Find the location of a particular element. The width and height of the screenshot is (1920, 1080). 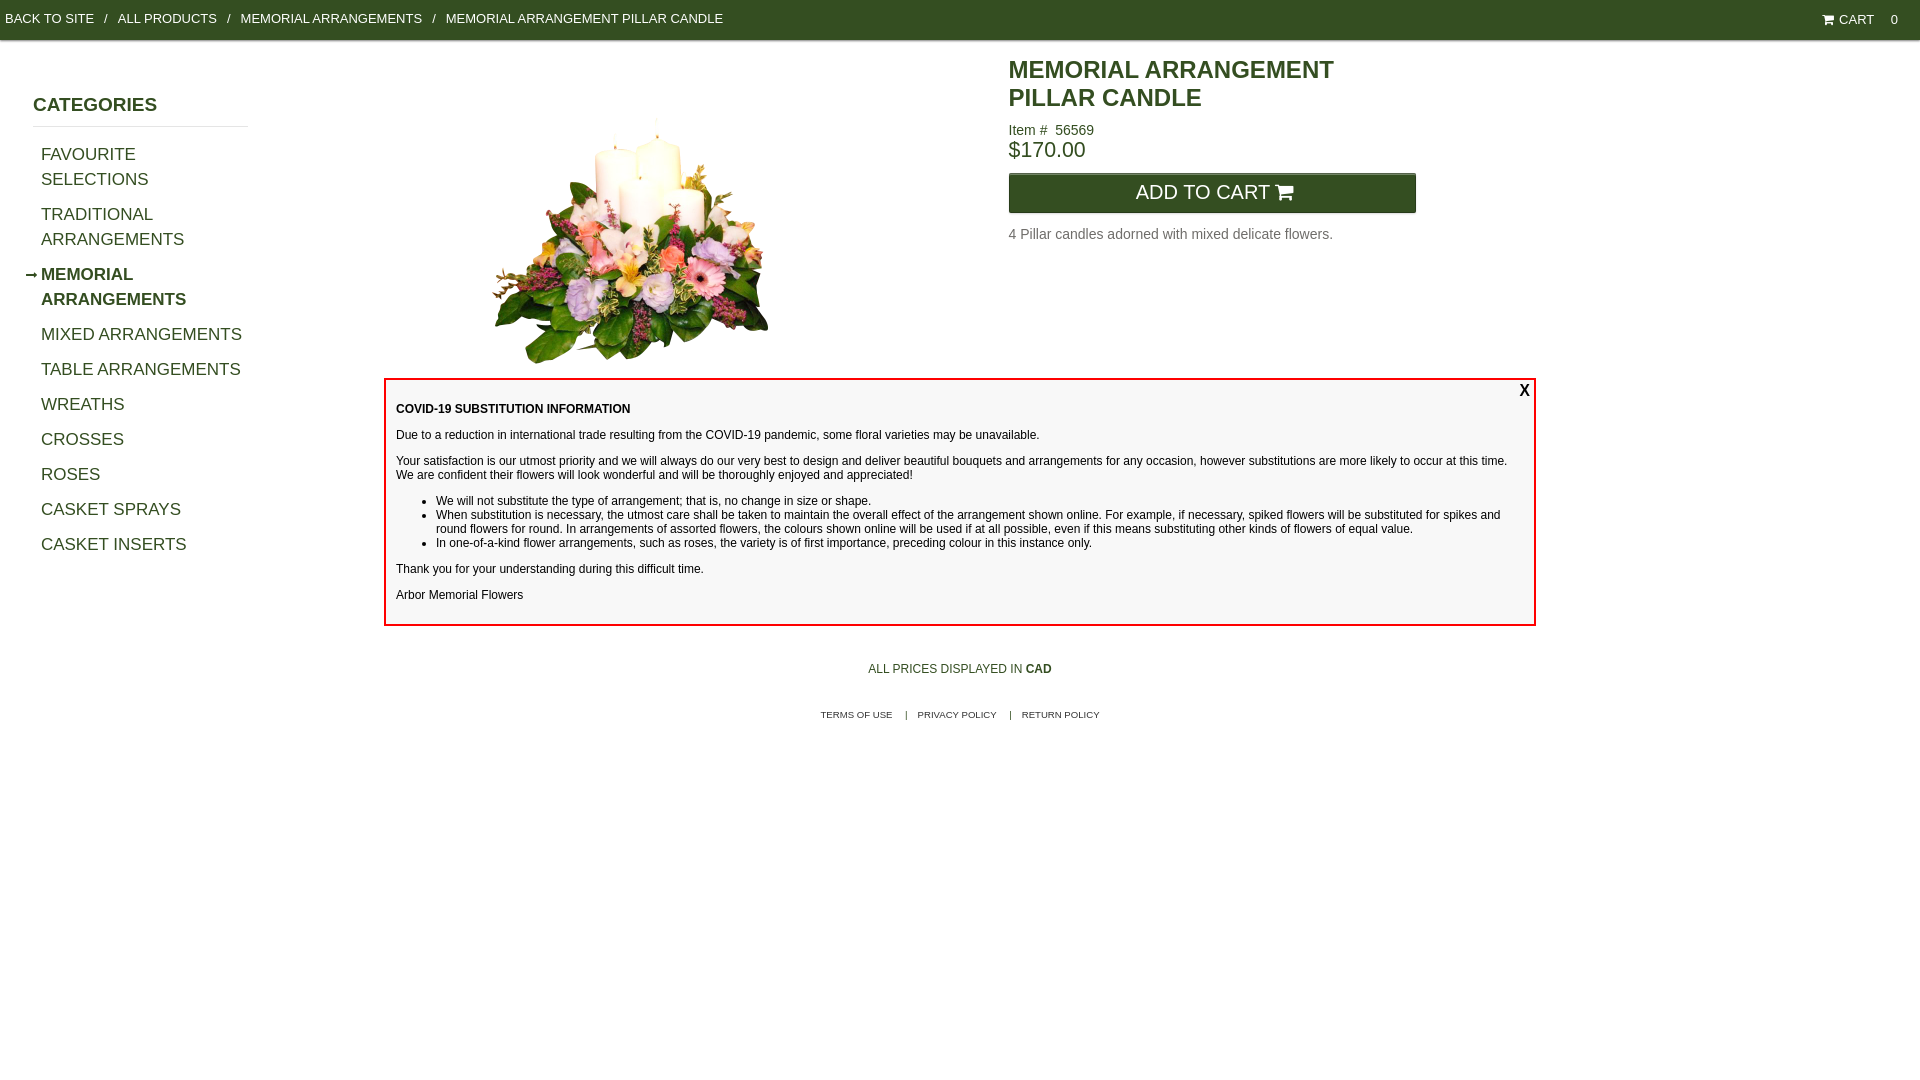

'ALL PRODUCTS' is located at coordinates (174, 18).